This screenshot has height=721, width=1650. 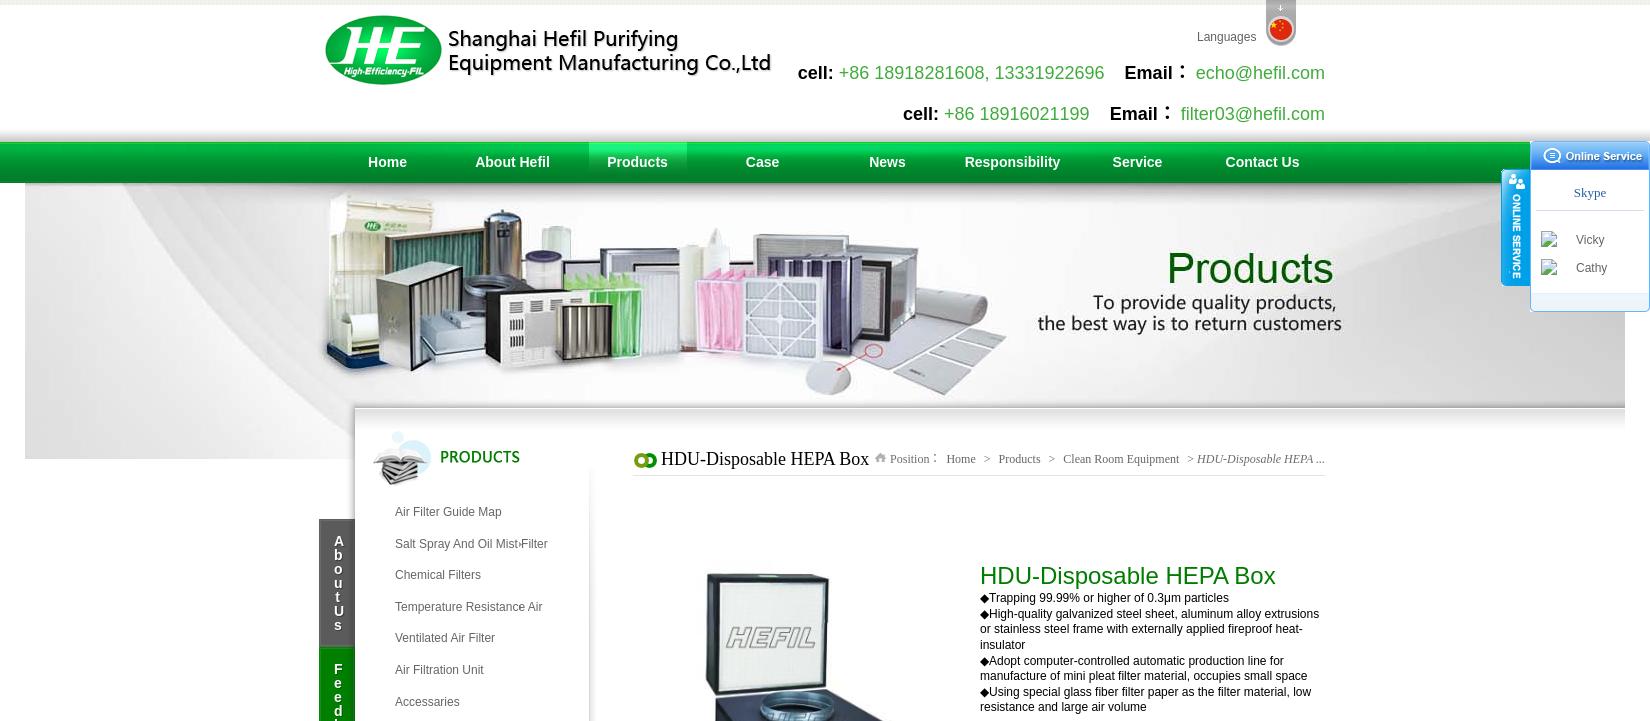 I want to click on '◆Adopt computer-controlled automatic production line for manufacture of mini pleat filter material, occupies small space', so click(x=1143, y=668).